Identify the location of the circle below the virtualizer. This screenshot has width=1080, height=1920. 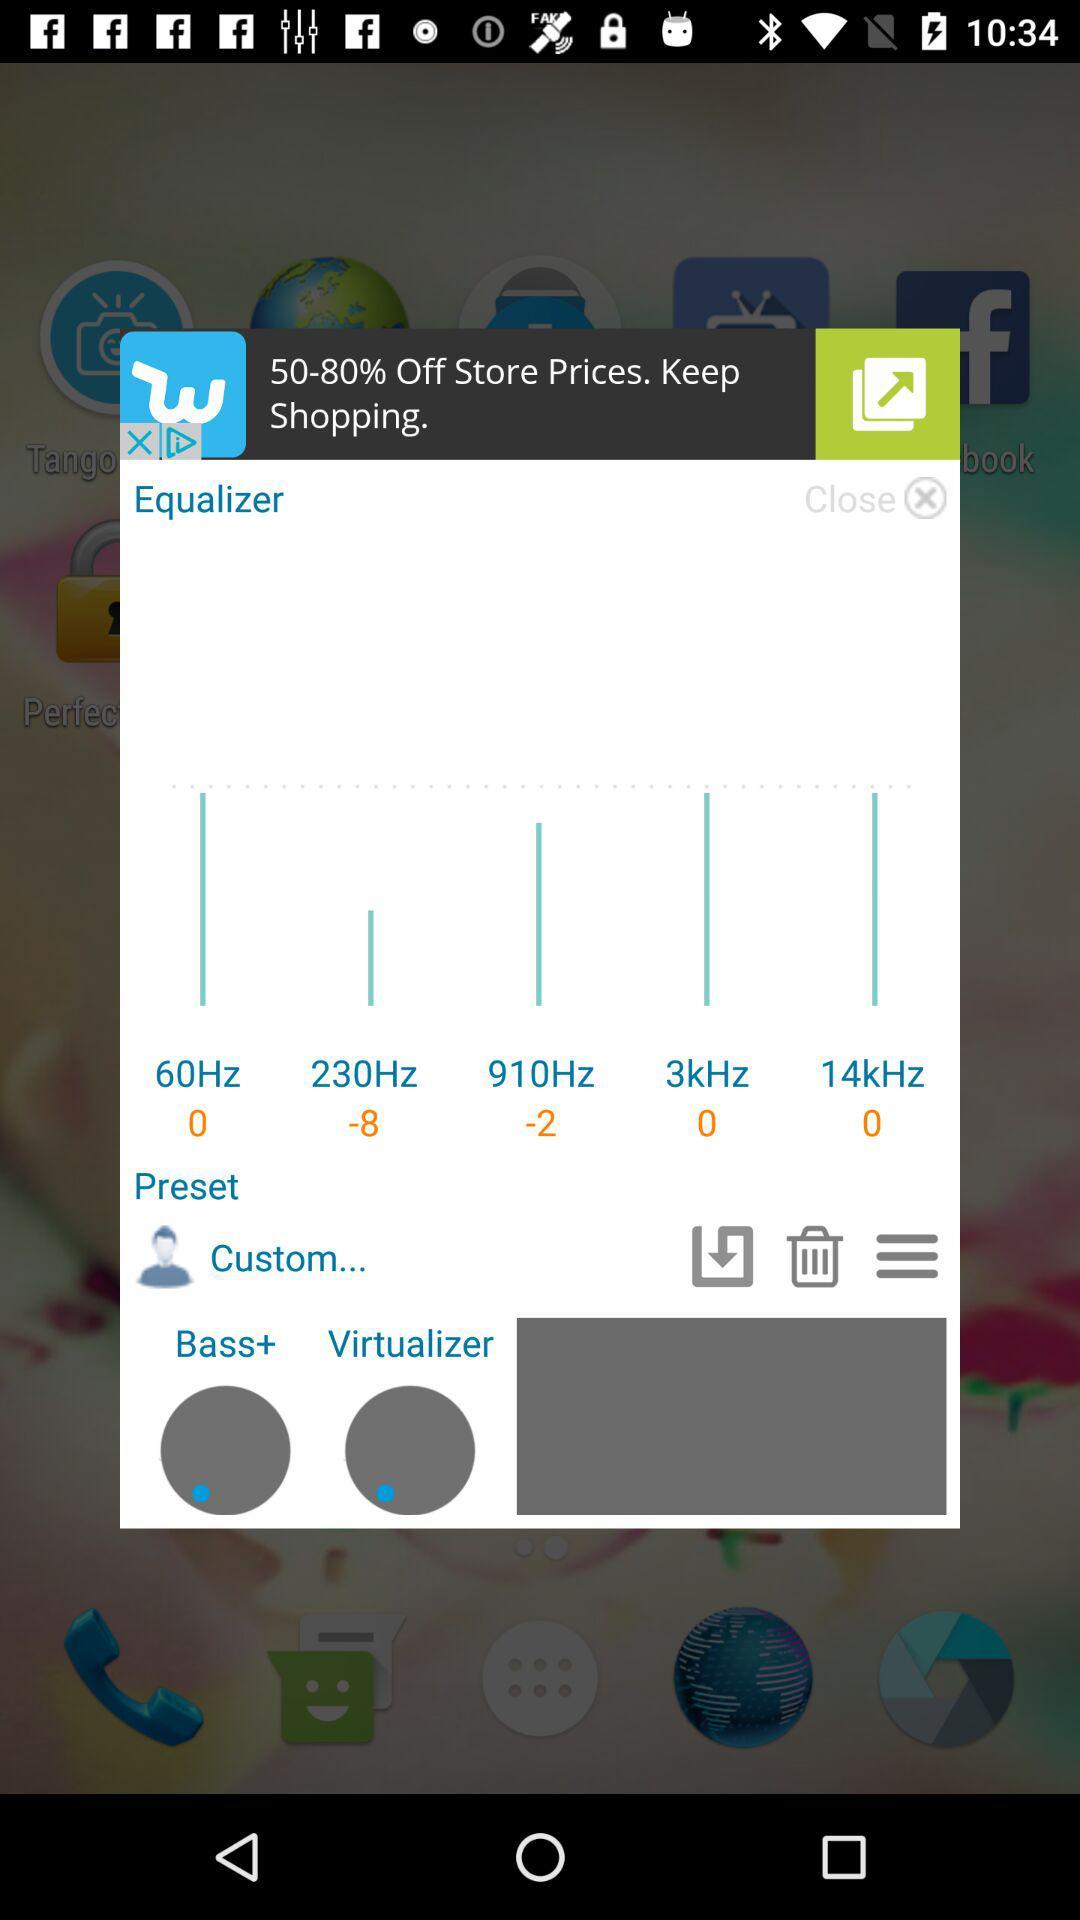
(409, 1440).